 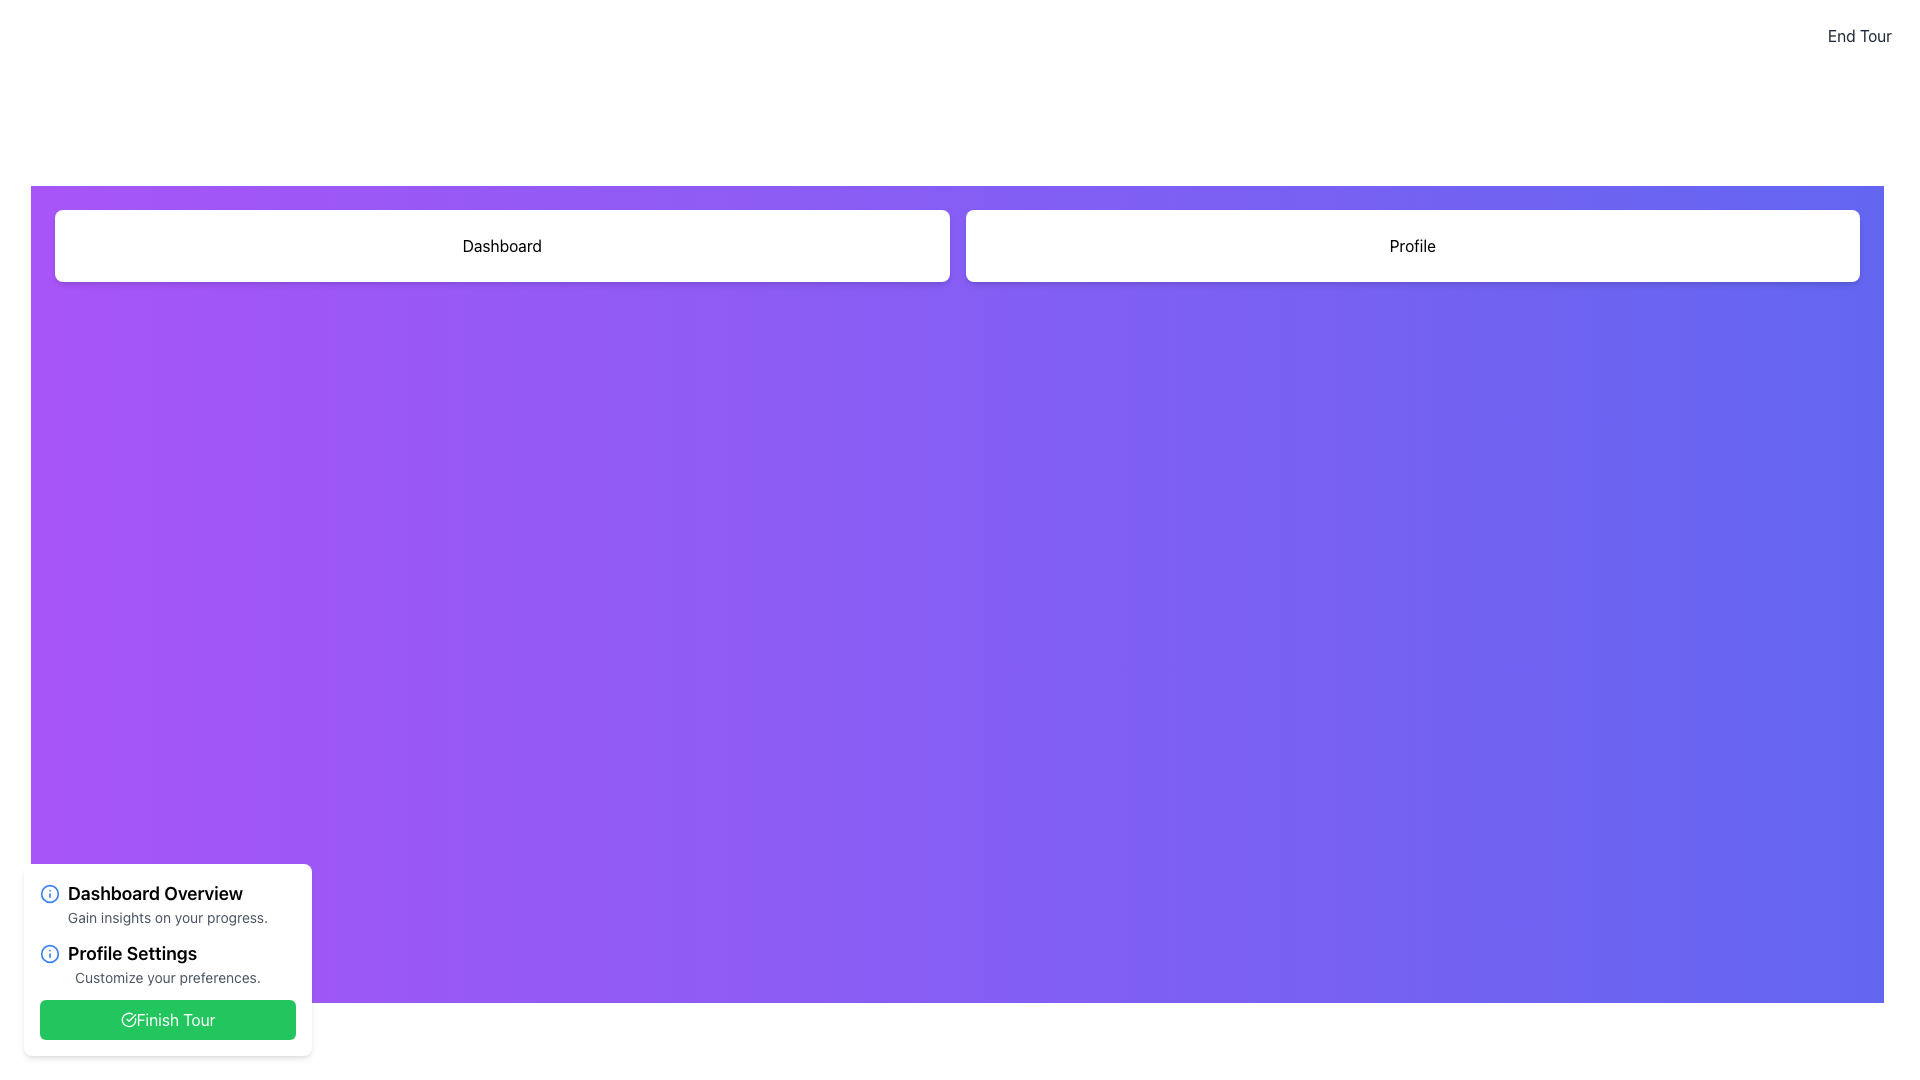 What do you see at coordinates (168, 918) in the screenshot?
I see `the text label providing a brief descriptive text or tip concerning the 'Dashboard Overview' section, located in the lower-left corner of the interface, directly below the 'Dashboard Overview' text` at bounding box center [168, 918].